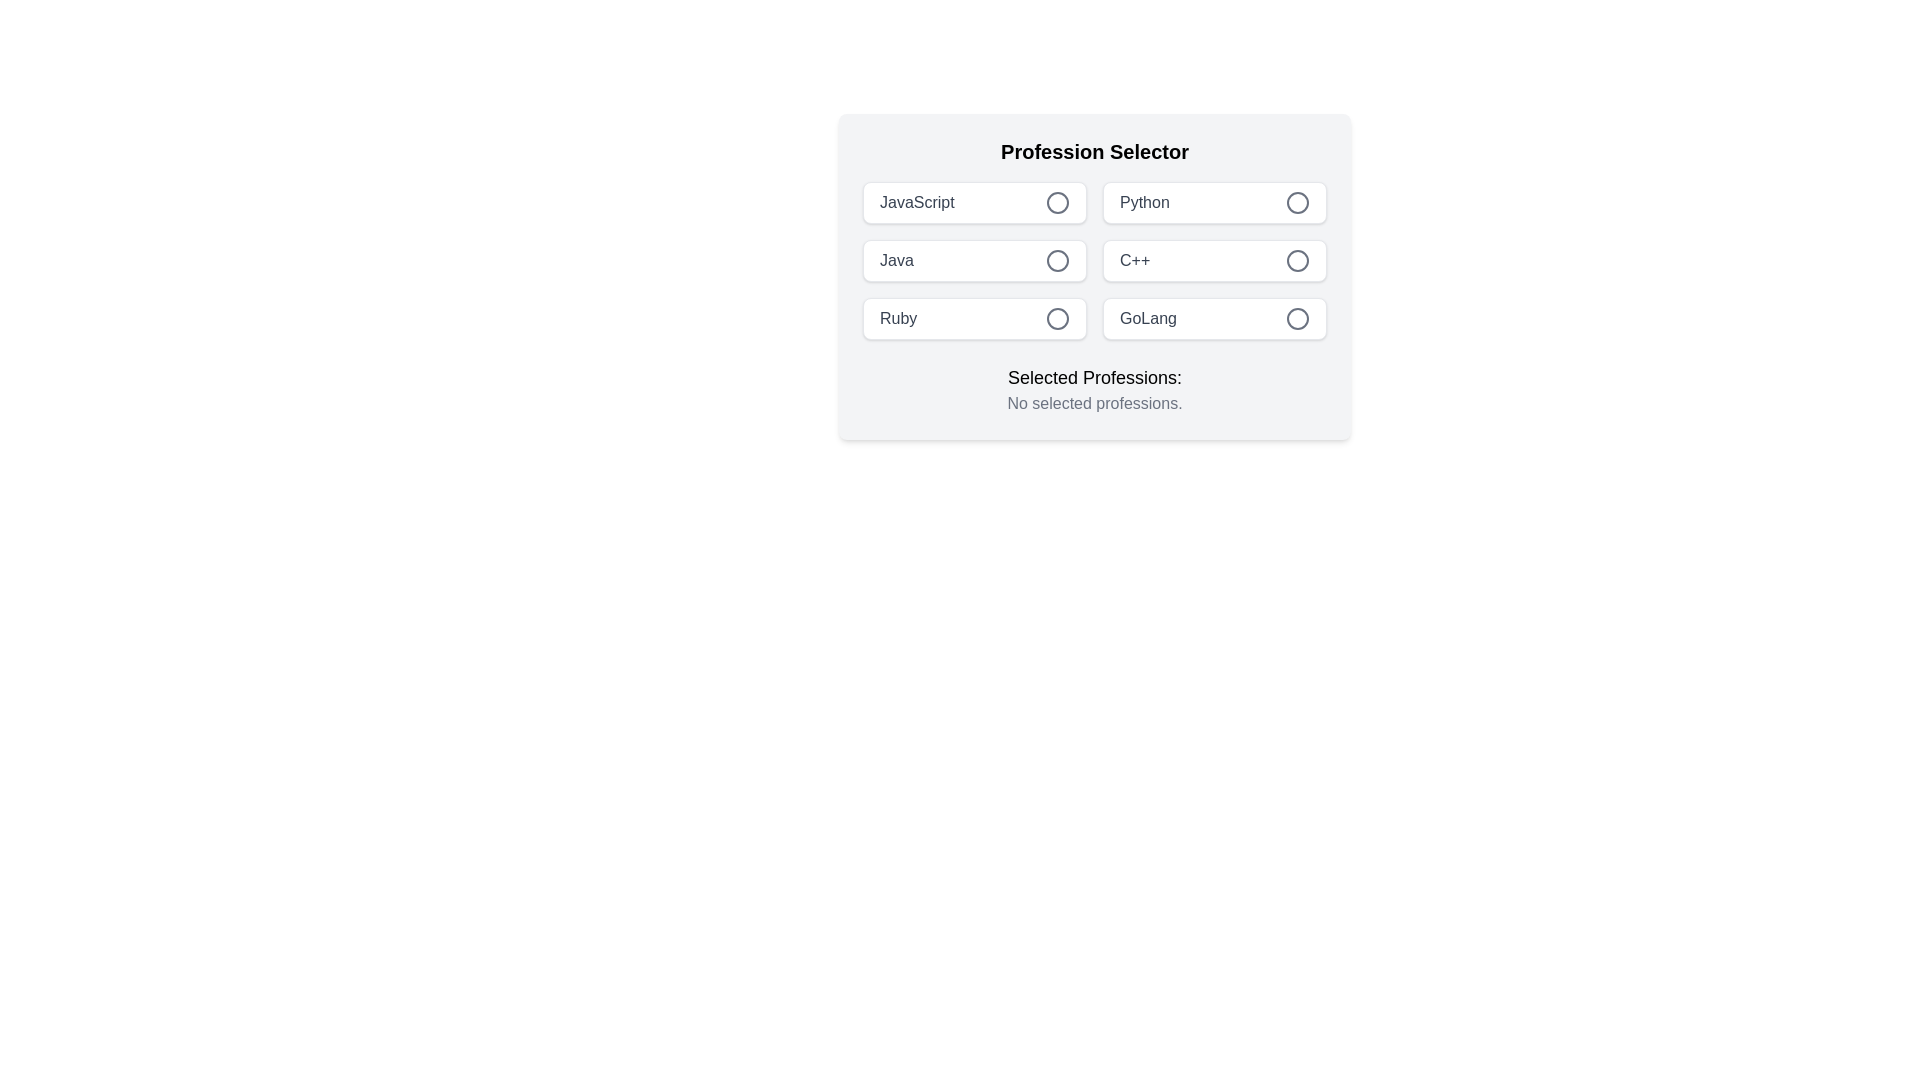 The image size is (1920, 1080). I want to click on the text element displaying 'C++' in a medium-weight, gray font, located in the middle-right grid of the profession selection grid, so click(1135, 260).